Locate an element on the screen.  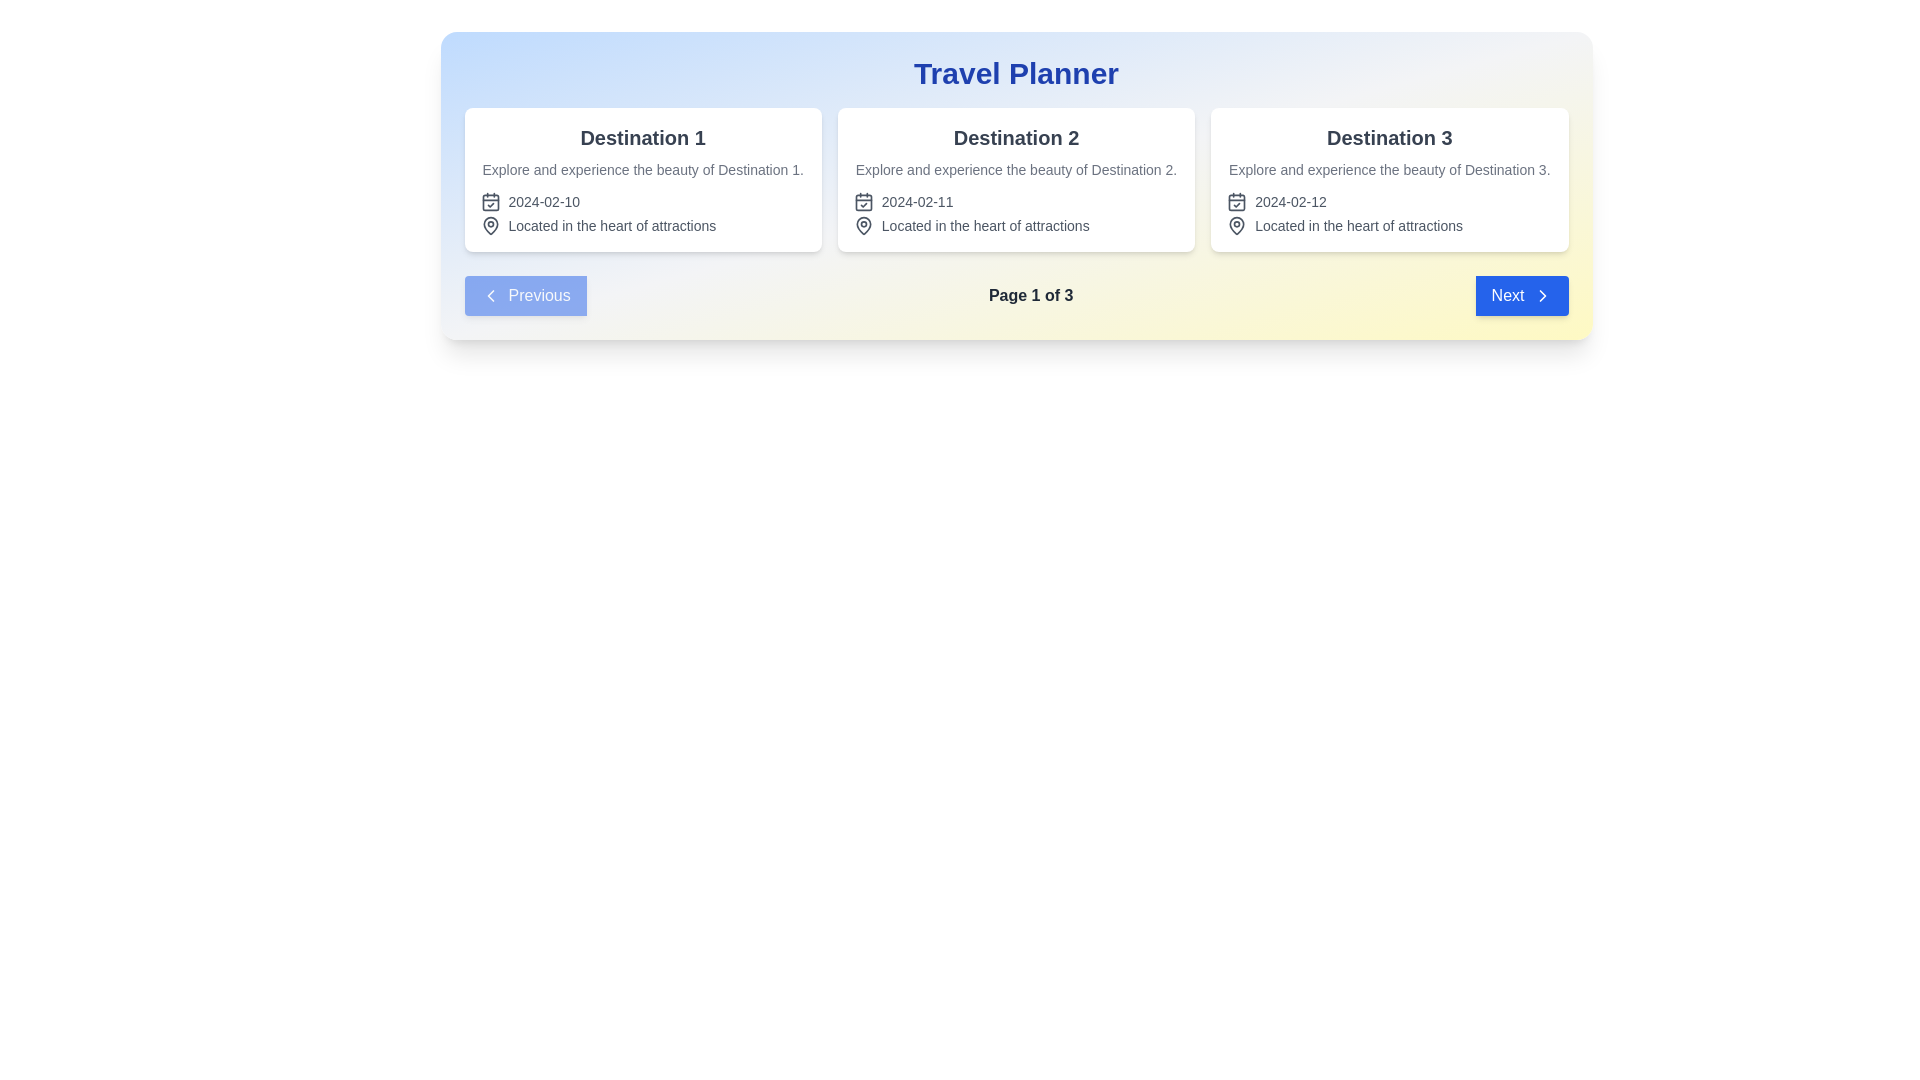
the rightward-pointing chevron icon within the 'Next' button is located at coordinates (1541, 296).